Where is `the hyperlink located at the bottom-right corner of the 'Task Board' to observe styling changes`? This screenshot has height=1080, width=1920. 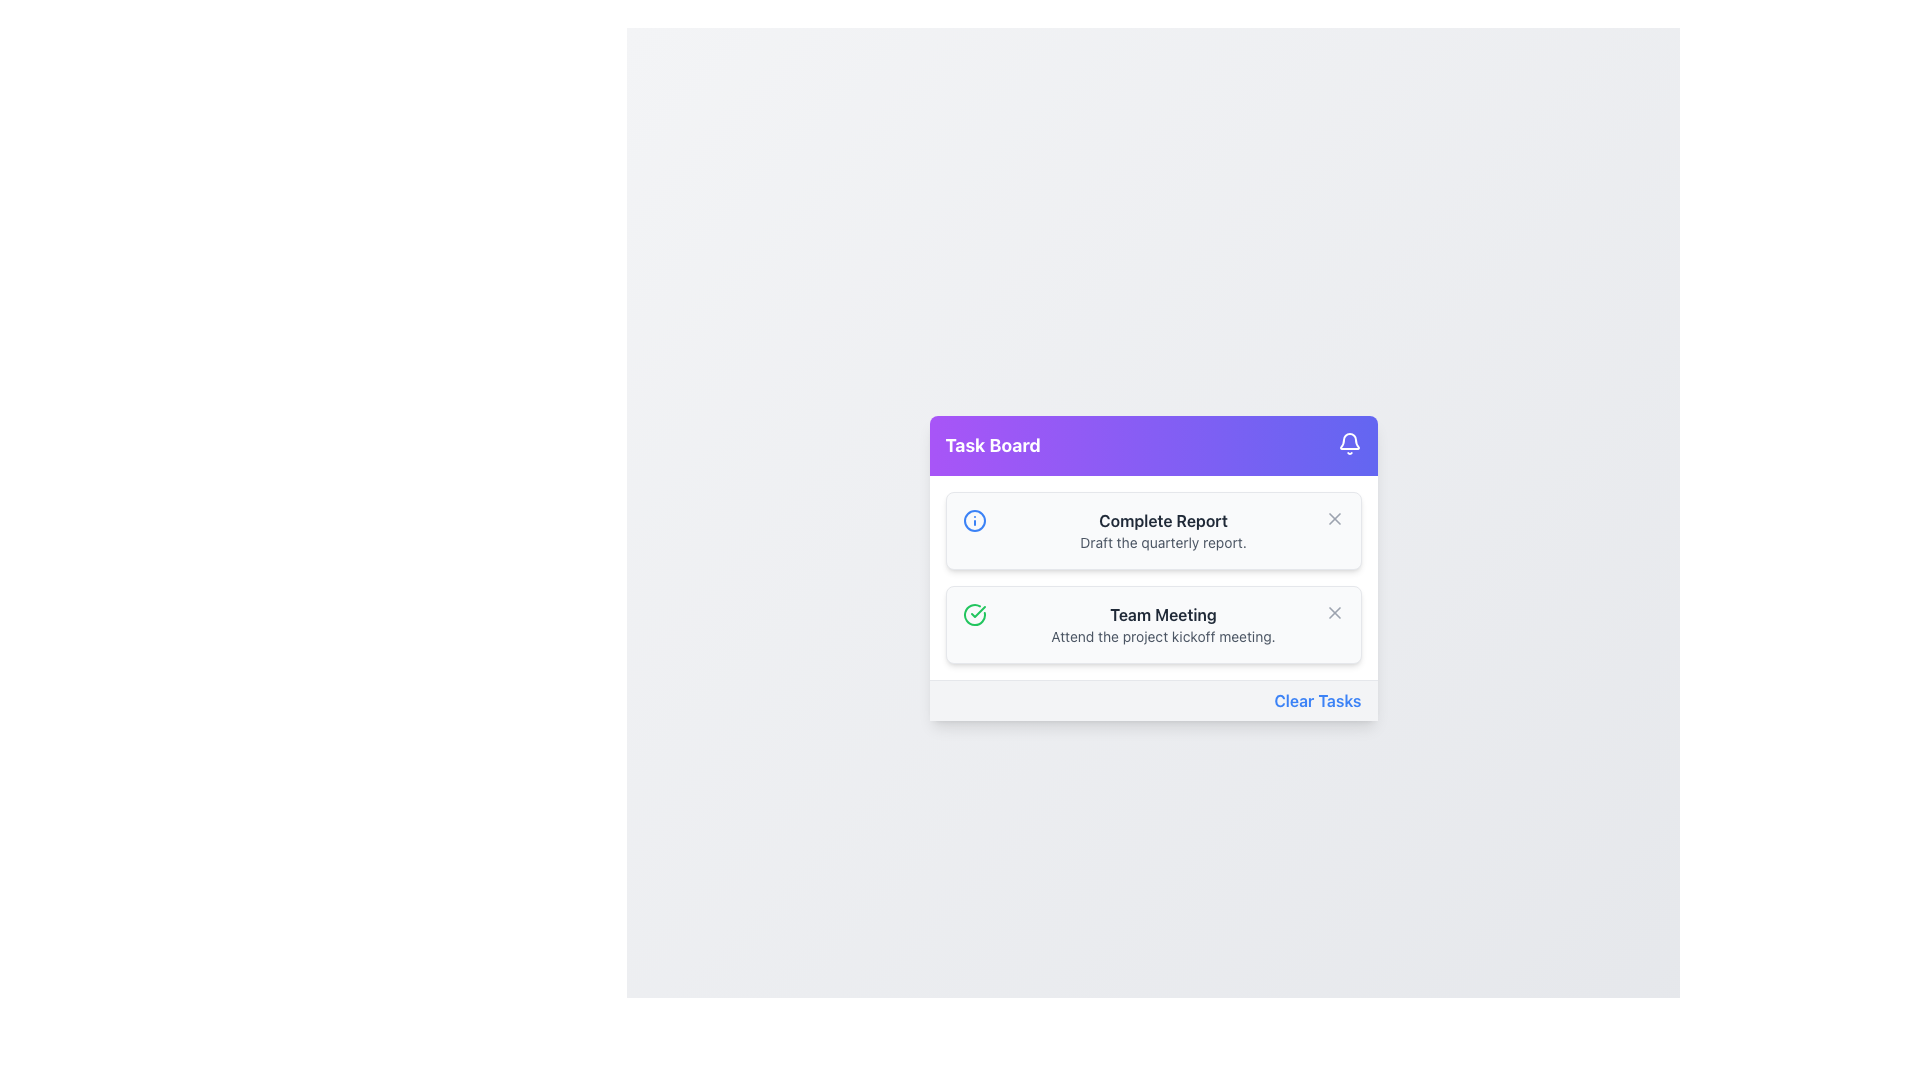
the hyperlink located at the bottom-right corner of the 'Task Board' to observe styling changes is located at coordinates (1317, 699).